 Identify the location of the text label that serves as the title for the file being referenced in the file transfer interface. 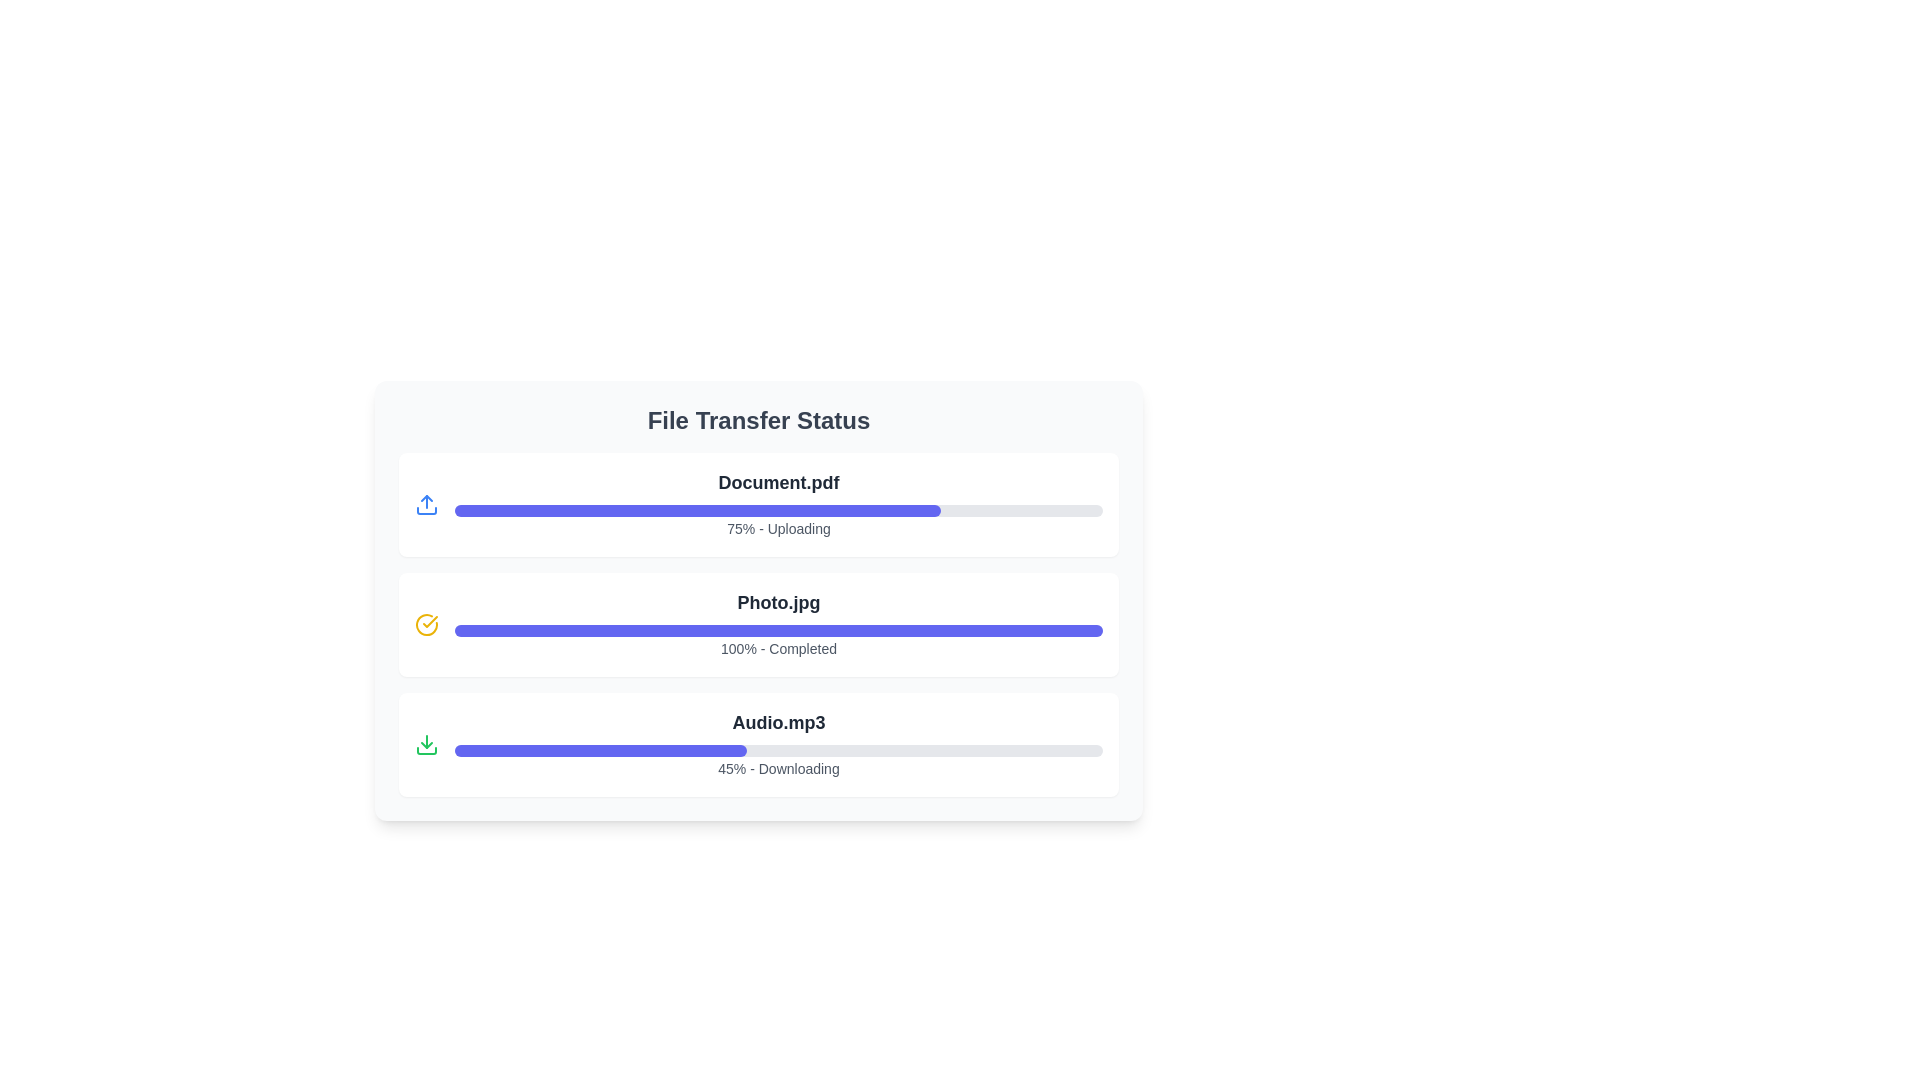
(777, 482).